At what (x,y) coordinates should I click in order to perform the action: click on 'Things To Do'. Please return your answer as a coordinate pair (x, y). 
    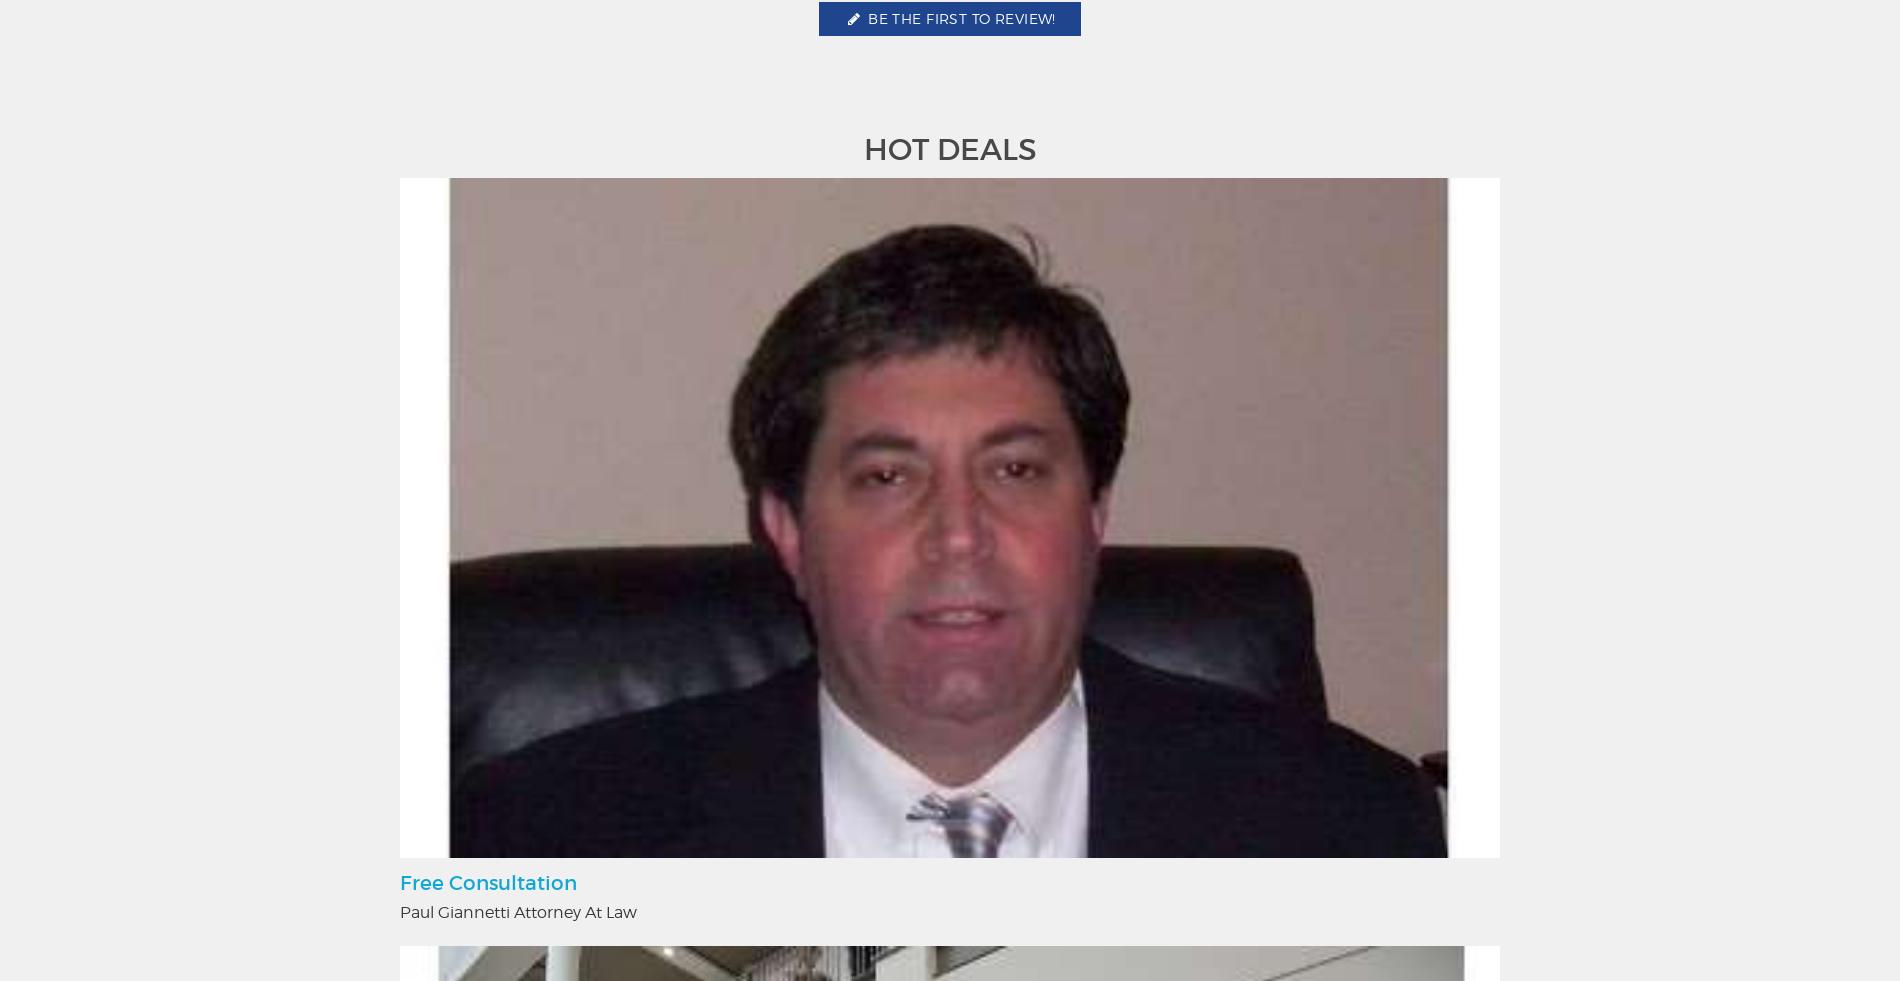
    Looking at the image, I should click on (450, 798).